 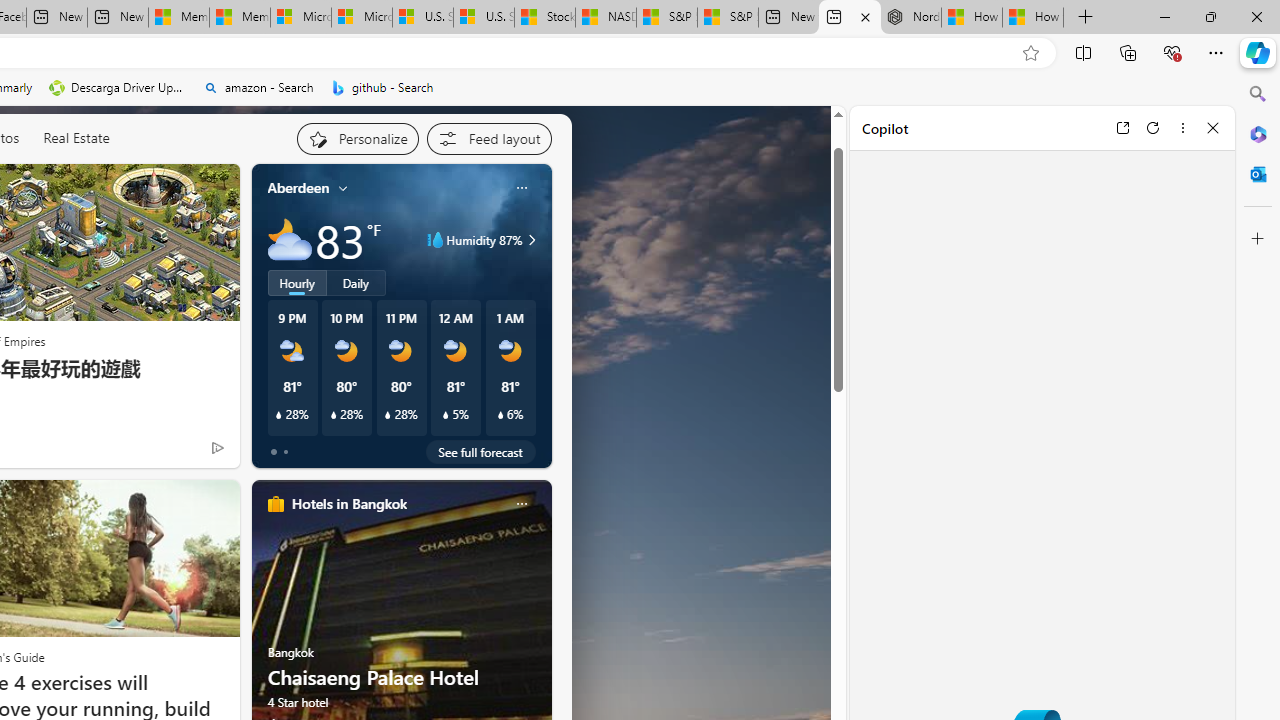 I want to click on 'Collections', so click(x=1128, y=51).